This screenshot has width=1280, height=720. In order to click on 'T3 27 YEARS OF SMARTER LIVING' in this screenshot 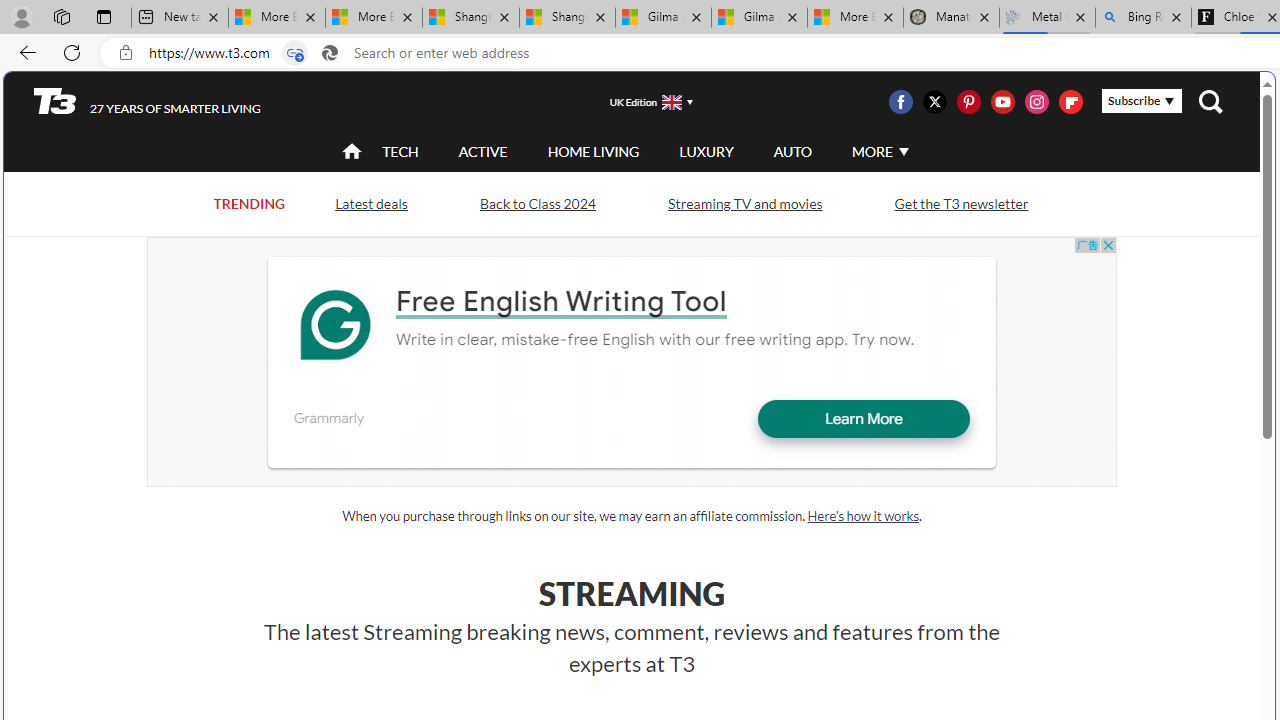, I will do `click(146, 101)`.